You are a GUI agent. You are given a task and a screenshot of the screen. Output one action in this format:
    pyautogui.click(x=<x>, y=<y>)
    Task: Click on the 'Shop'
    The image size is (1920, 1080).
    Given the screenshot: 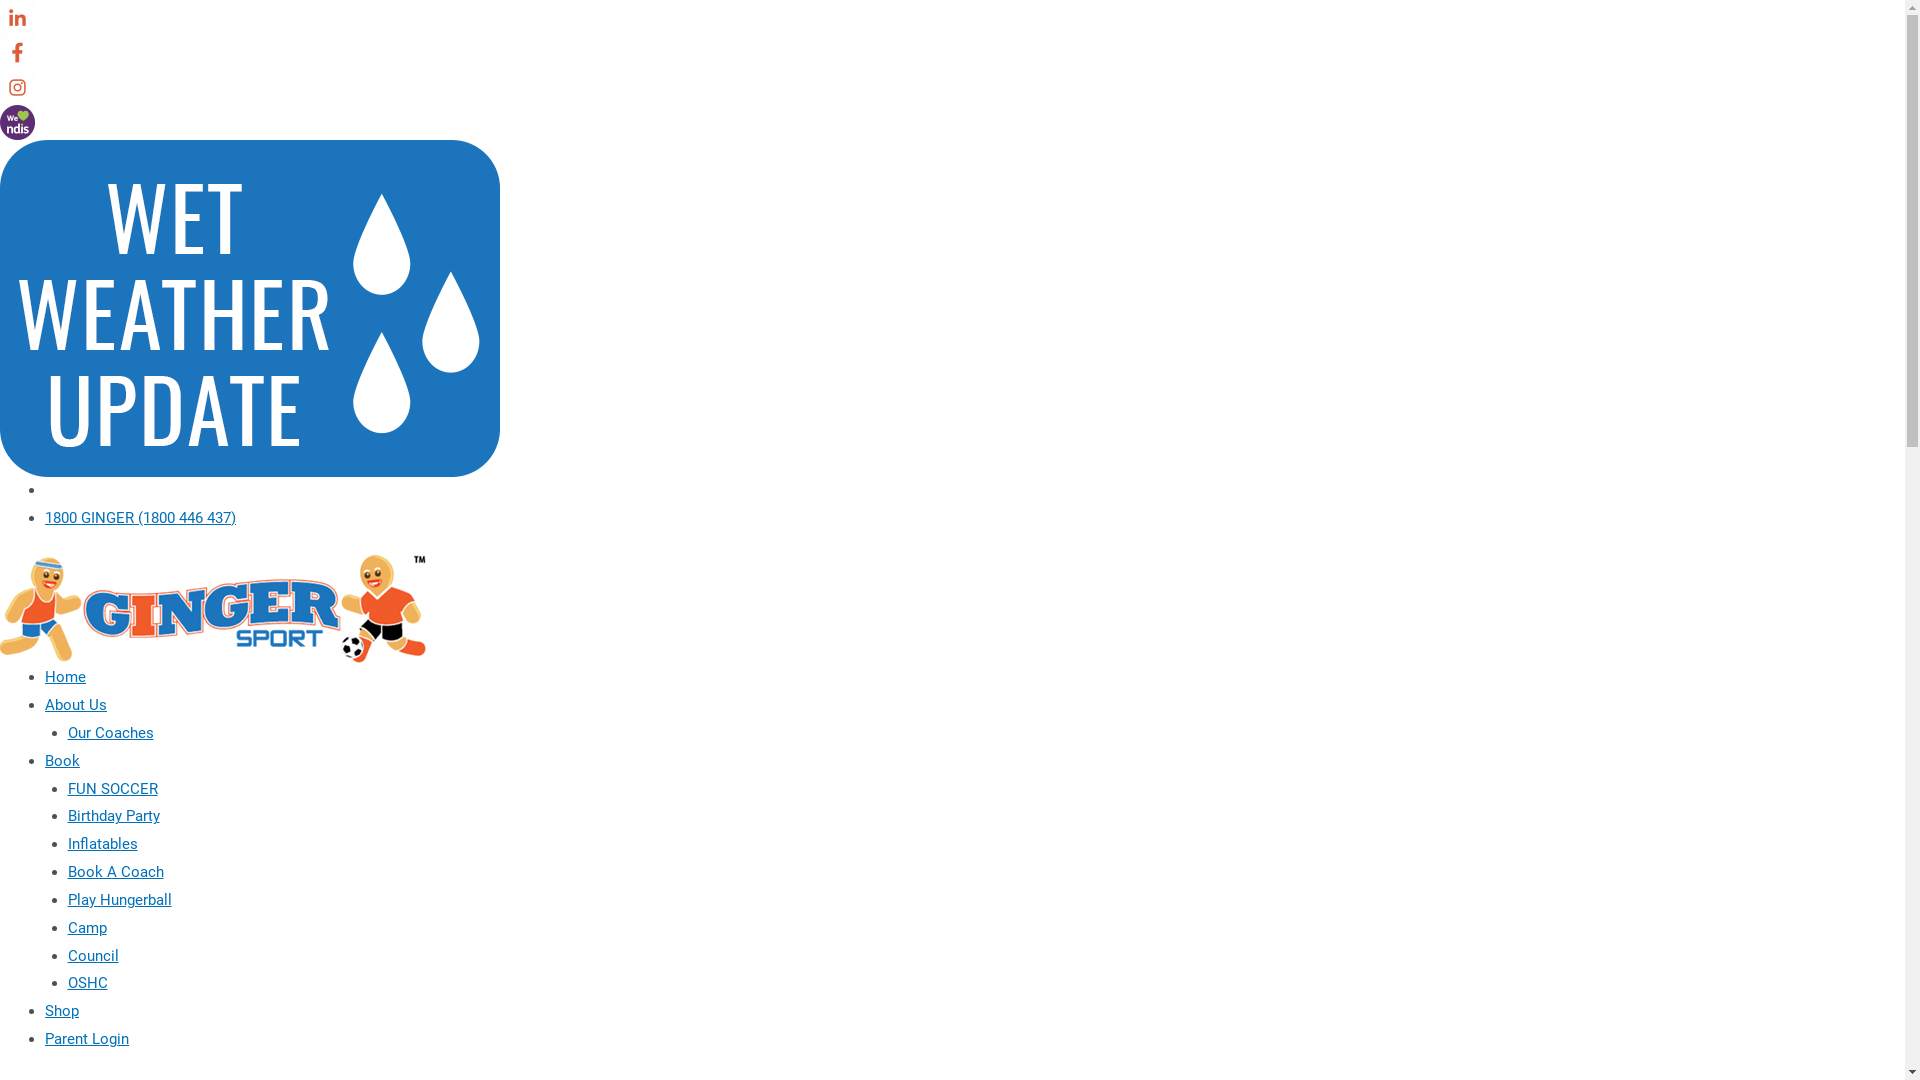 What is the action you would take?
    pyautogui.click(x=62, y=1010)
    